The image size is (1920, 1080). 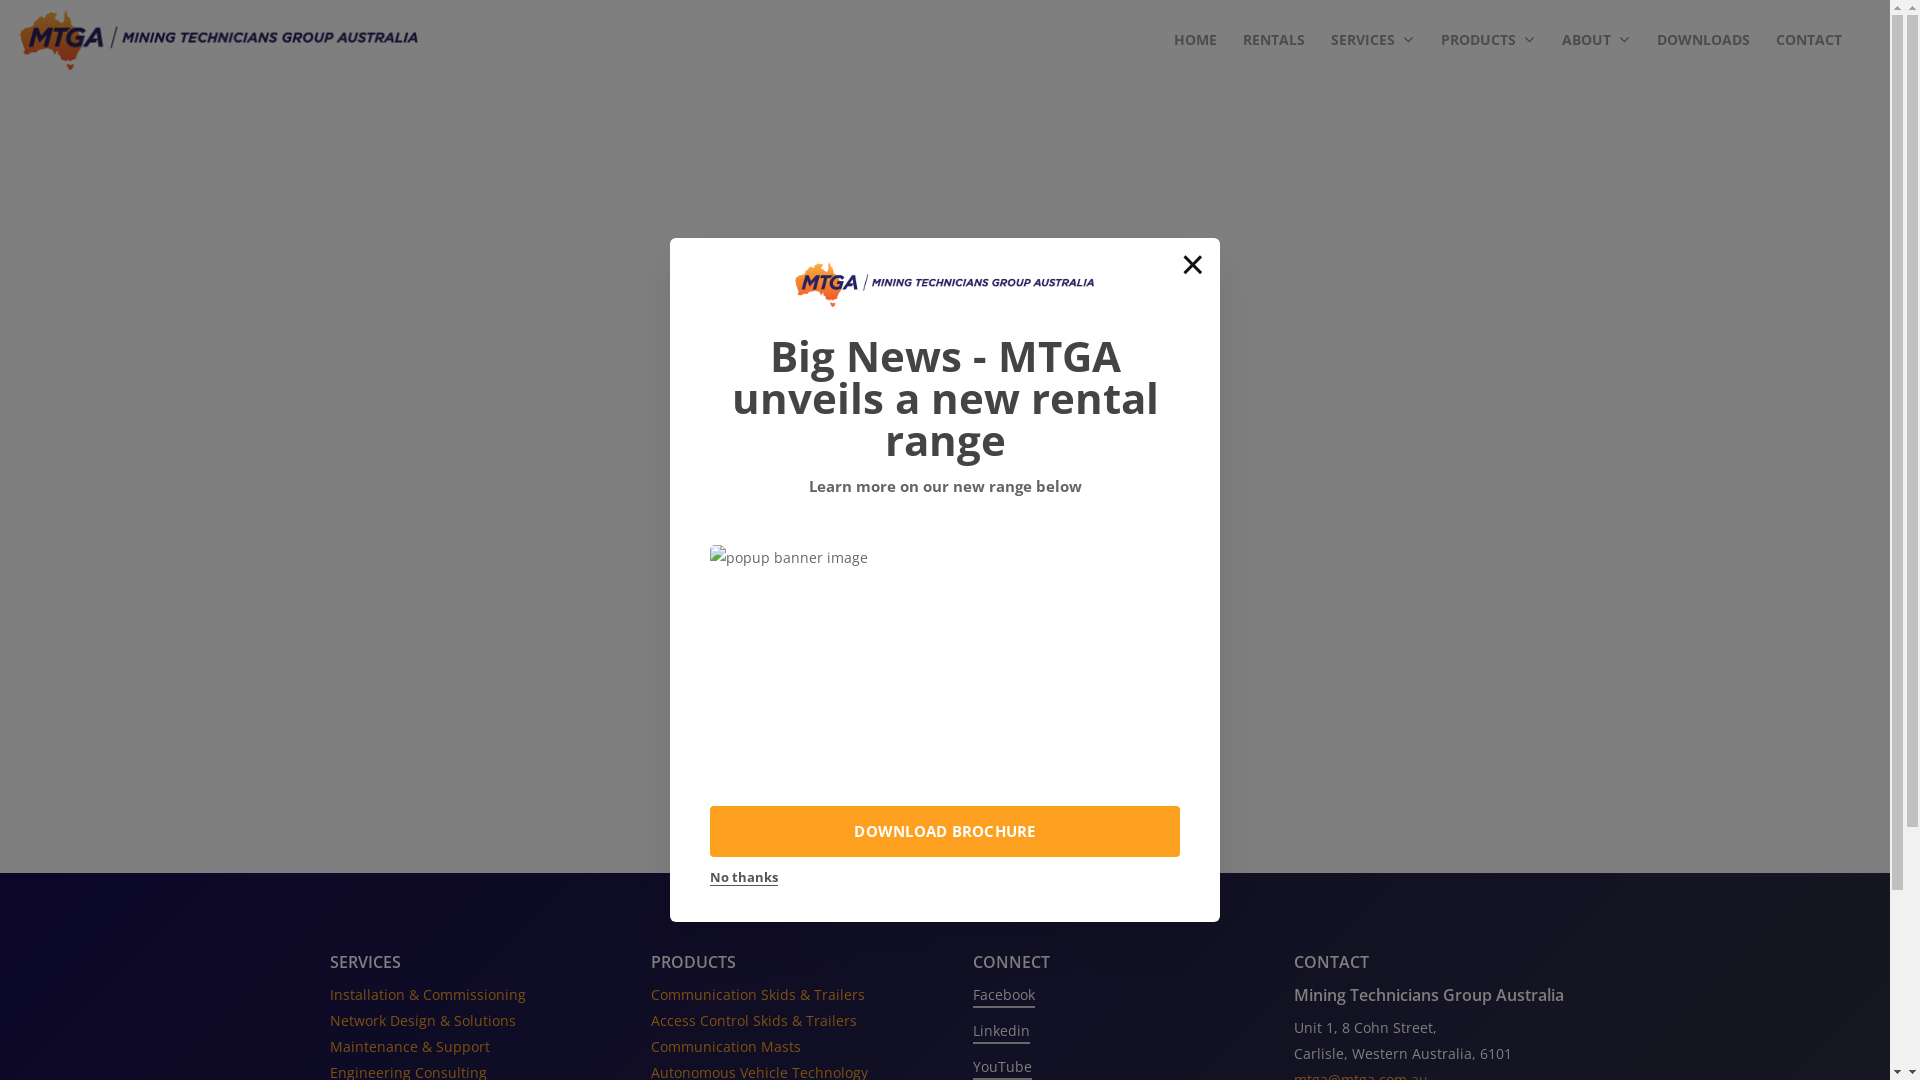 What do you see at coordinates (752, 1020) in the screenshot?
I see `'Access Control Skids & Trailers'` at bounding box center [752, 1020].